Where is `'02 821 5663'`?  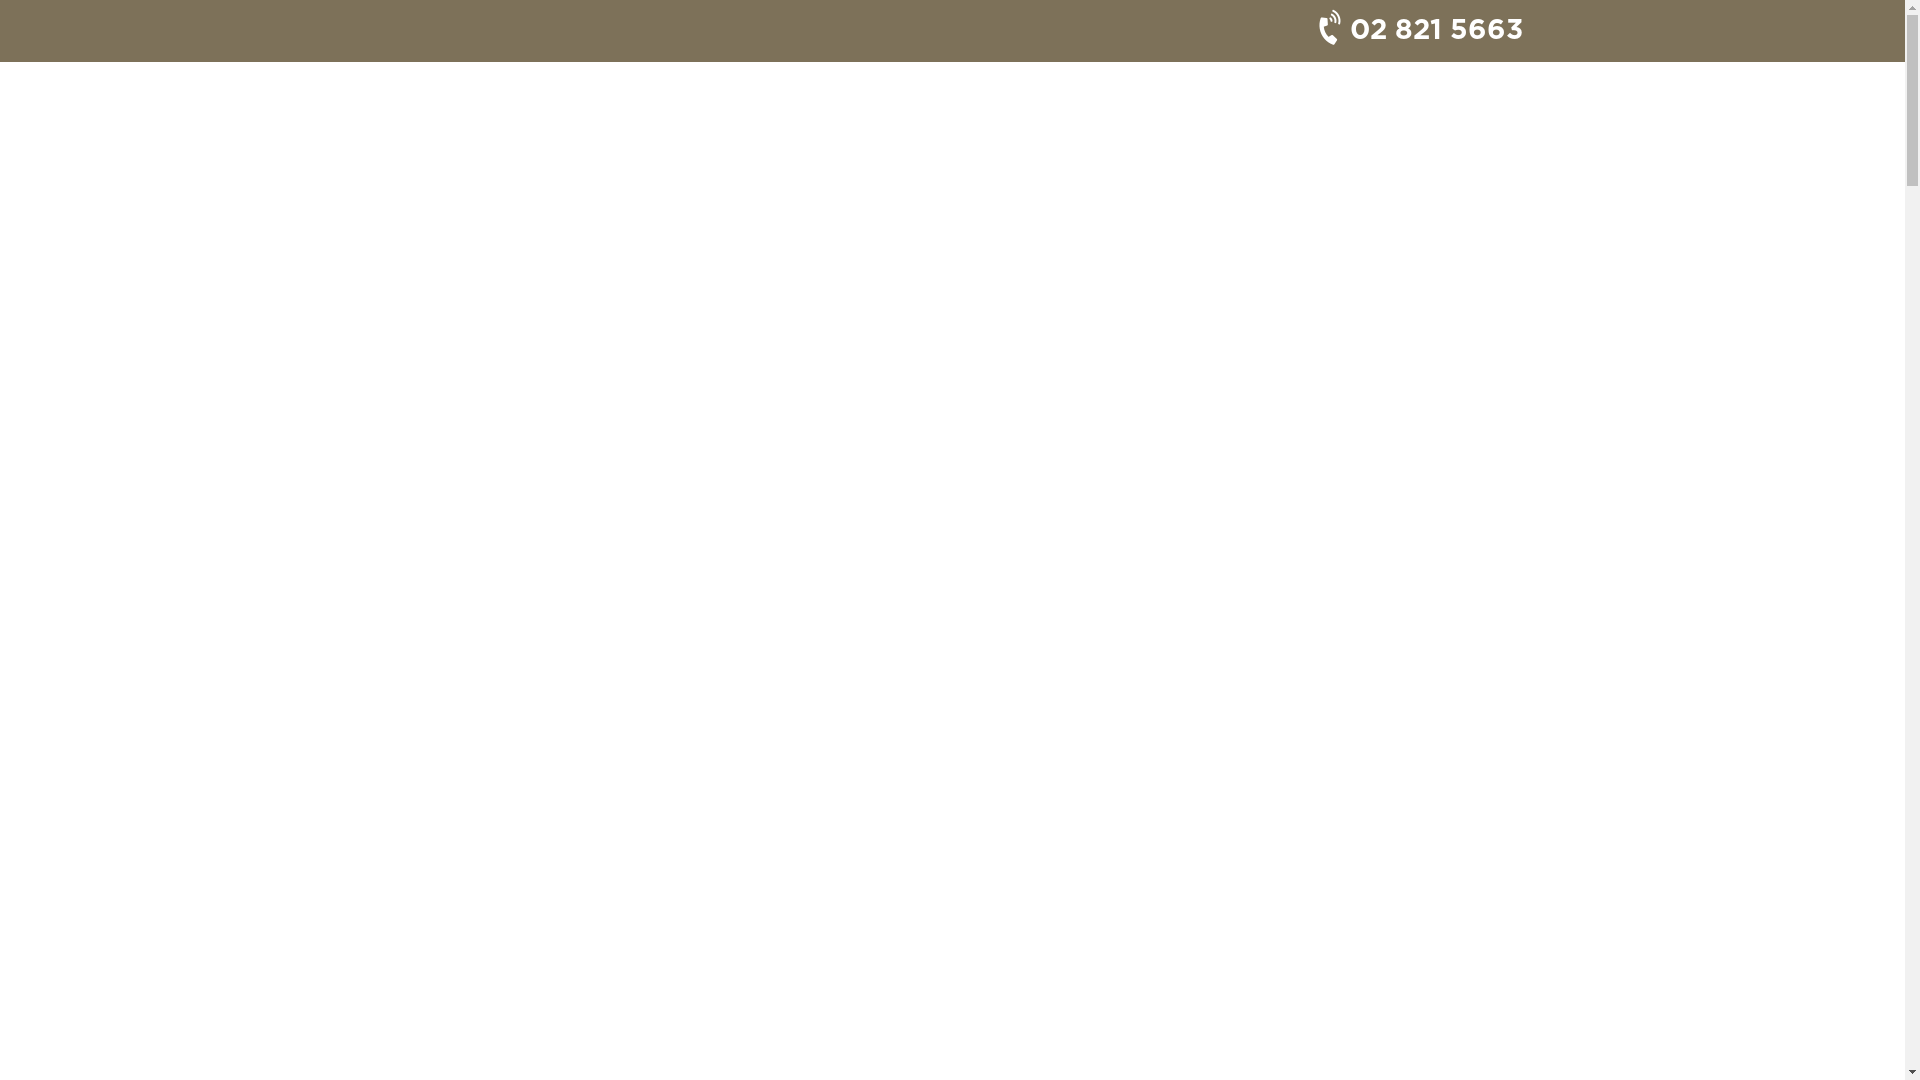 '02 821 5663' is located at coordinates (1411, 30).